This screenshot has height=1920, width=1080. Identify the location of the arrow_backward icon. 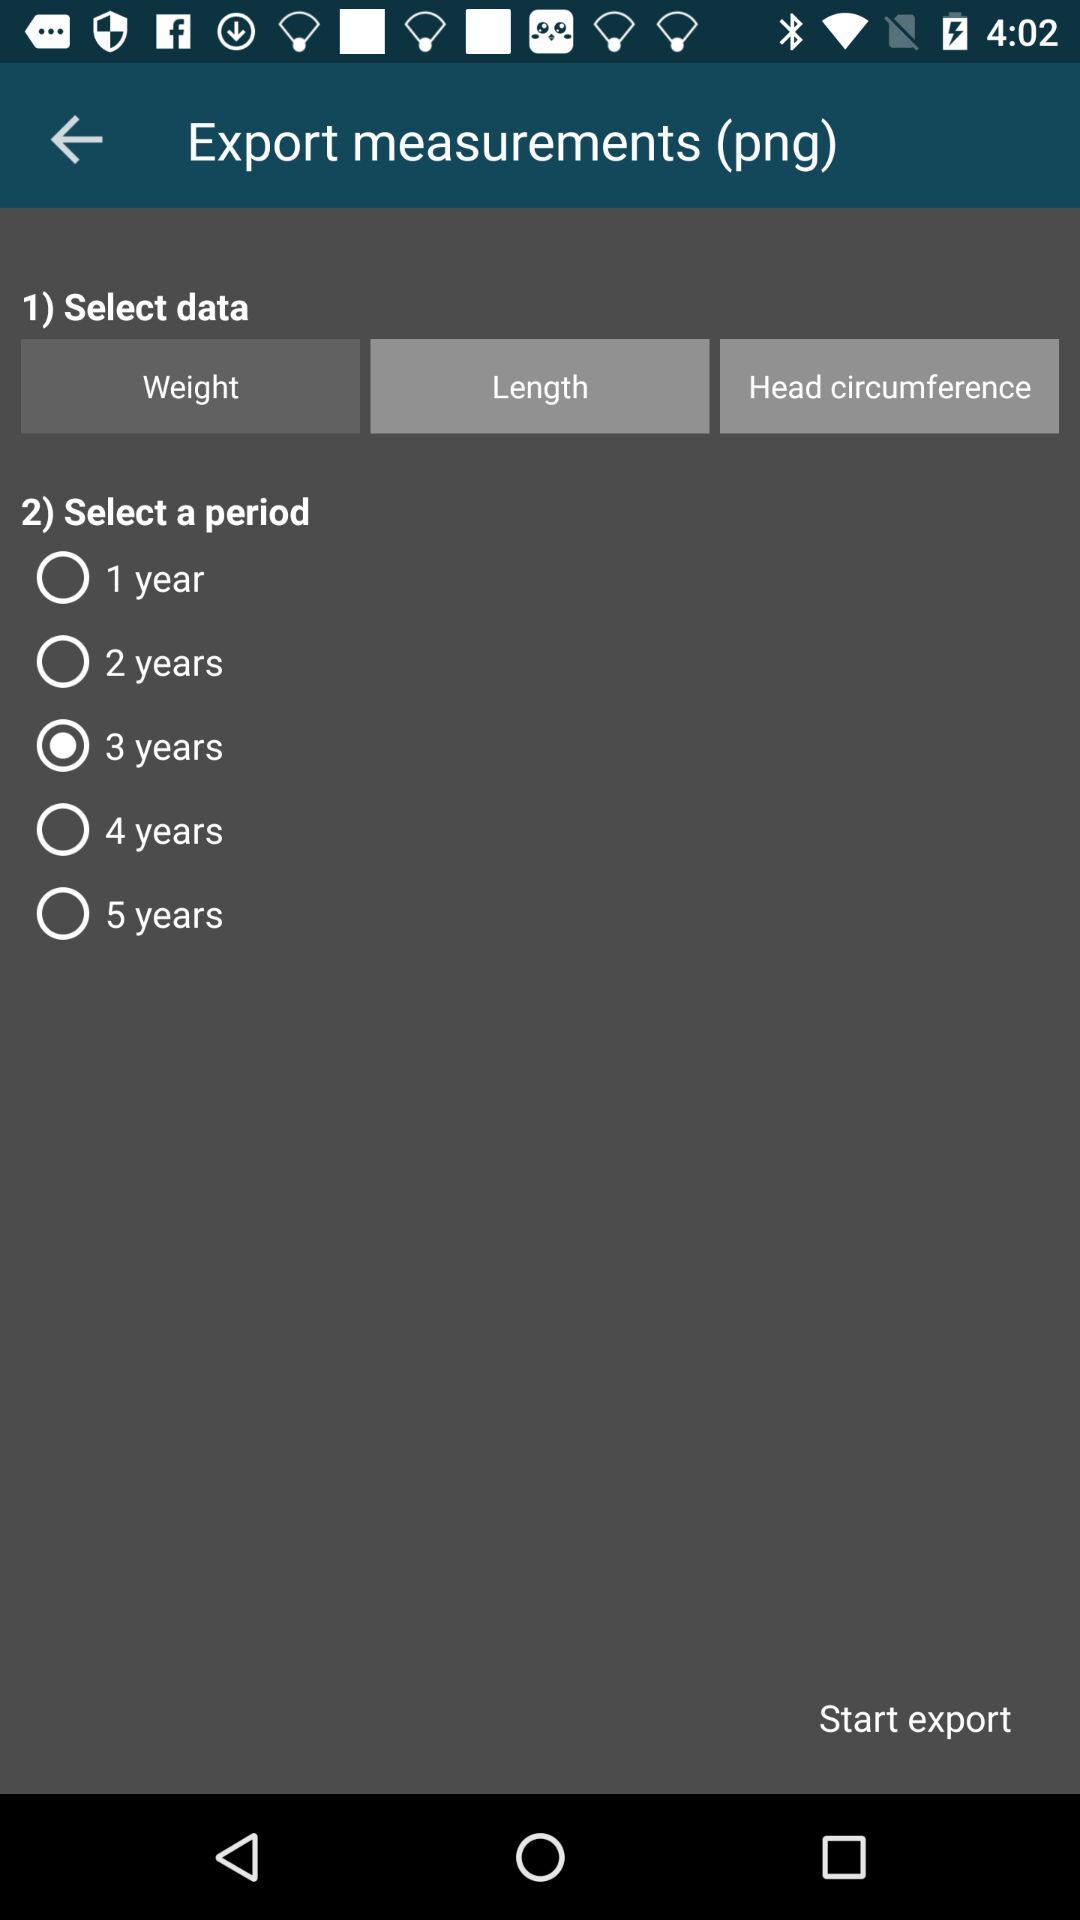
(75, 138).